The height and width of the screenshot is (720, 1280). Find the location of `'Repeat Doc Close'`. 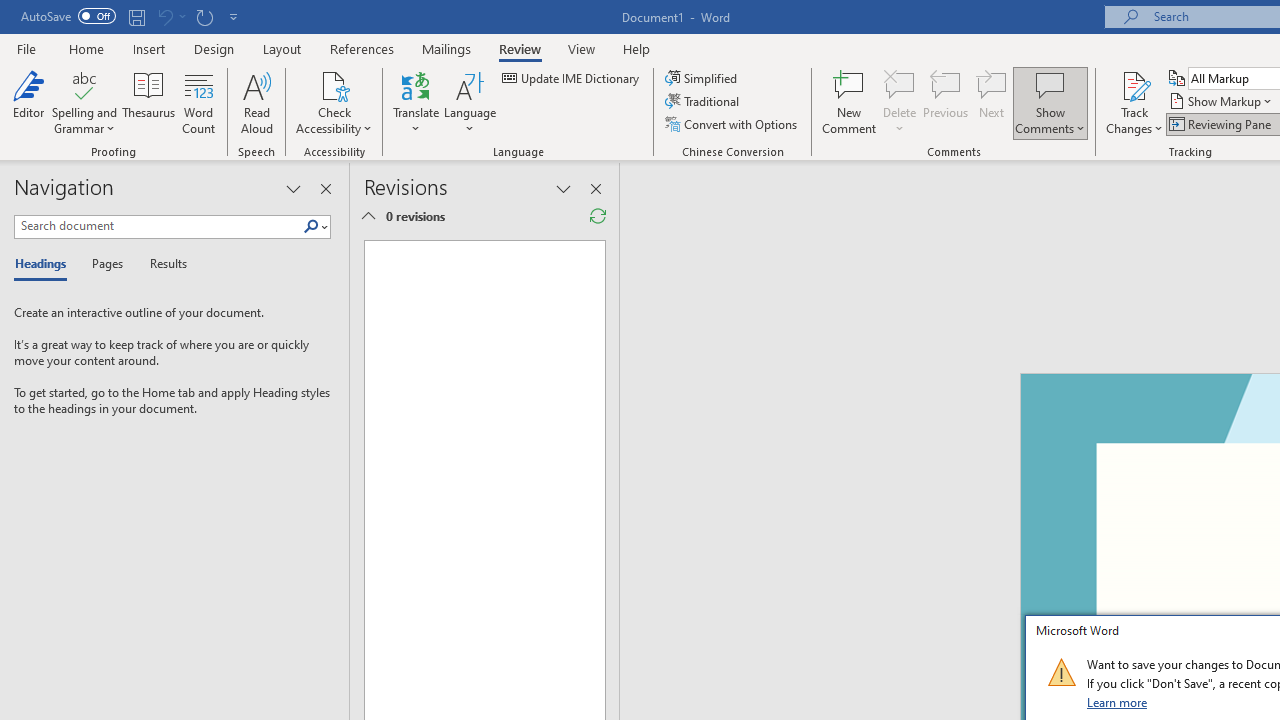

'Repeat Doc Close' is located at coordinates (204, 16).